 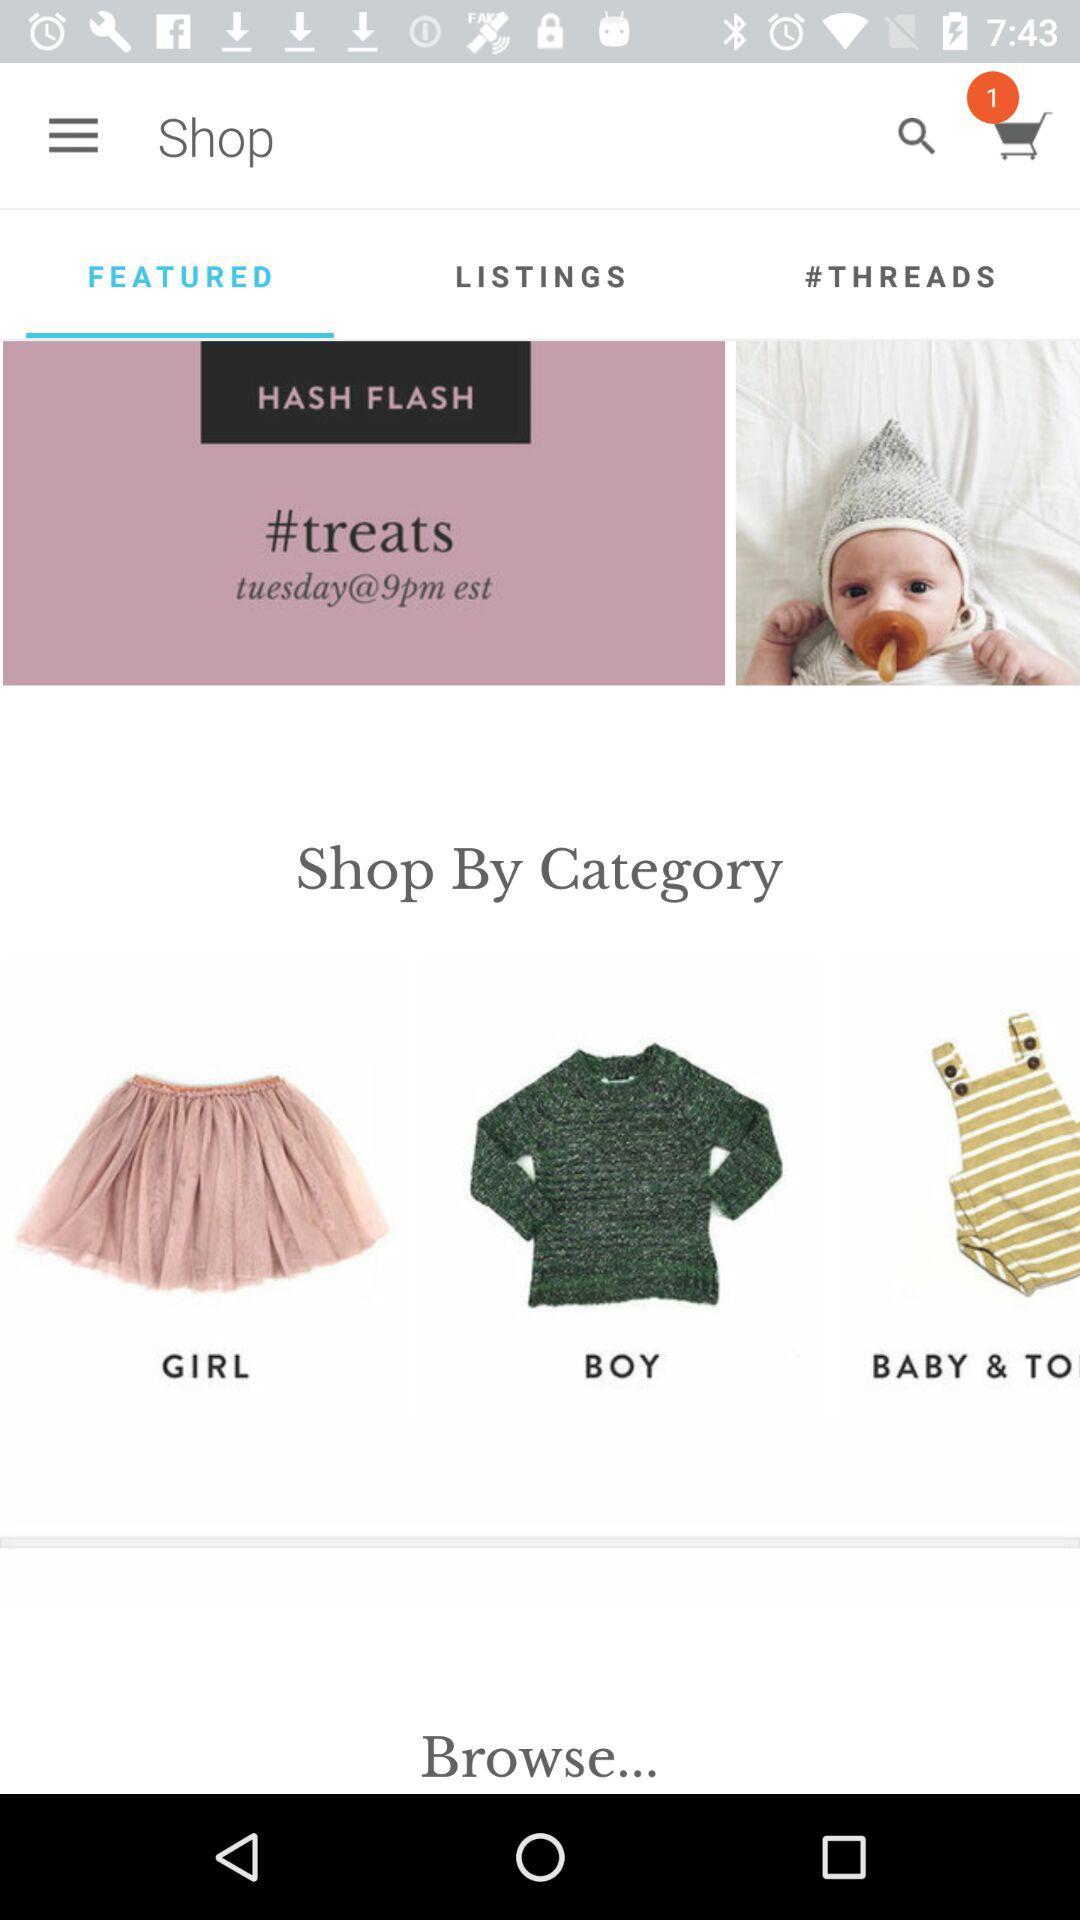 What do you see at coordinates (916, 135) in the screenshot?
I see `icon next to shop icon` at bounding box center [916, 135].